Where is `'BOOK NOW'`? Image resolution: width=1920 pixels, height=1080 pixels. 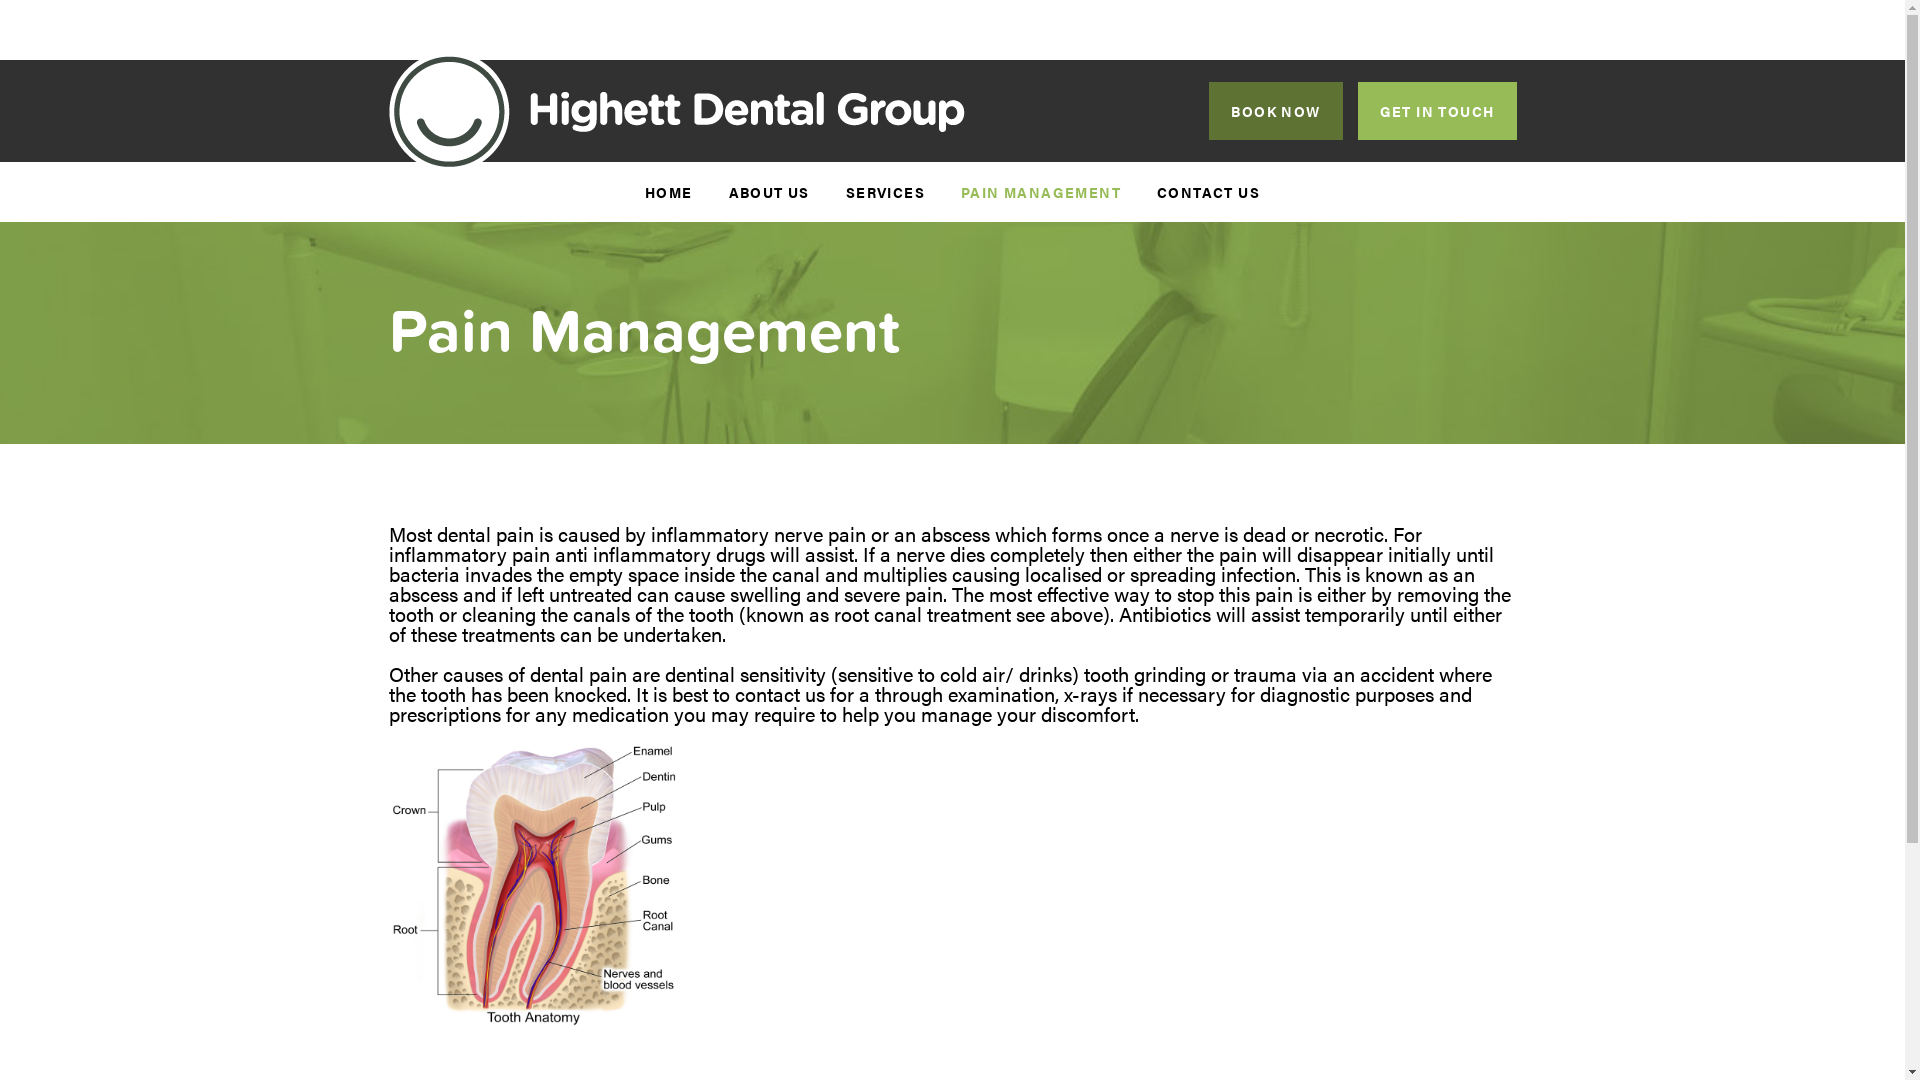
'BOOK NOW' is located at coordinates (1274, 111).